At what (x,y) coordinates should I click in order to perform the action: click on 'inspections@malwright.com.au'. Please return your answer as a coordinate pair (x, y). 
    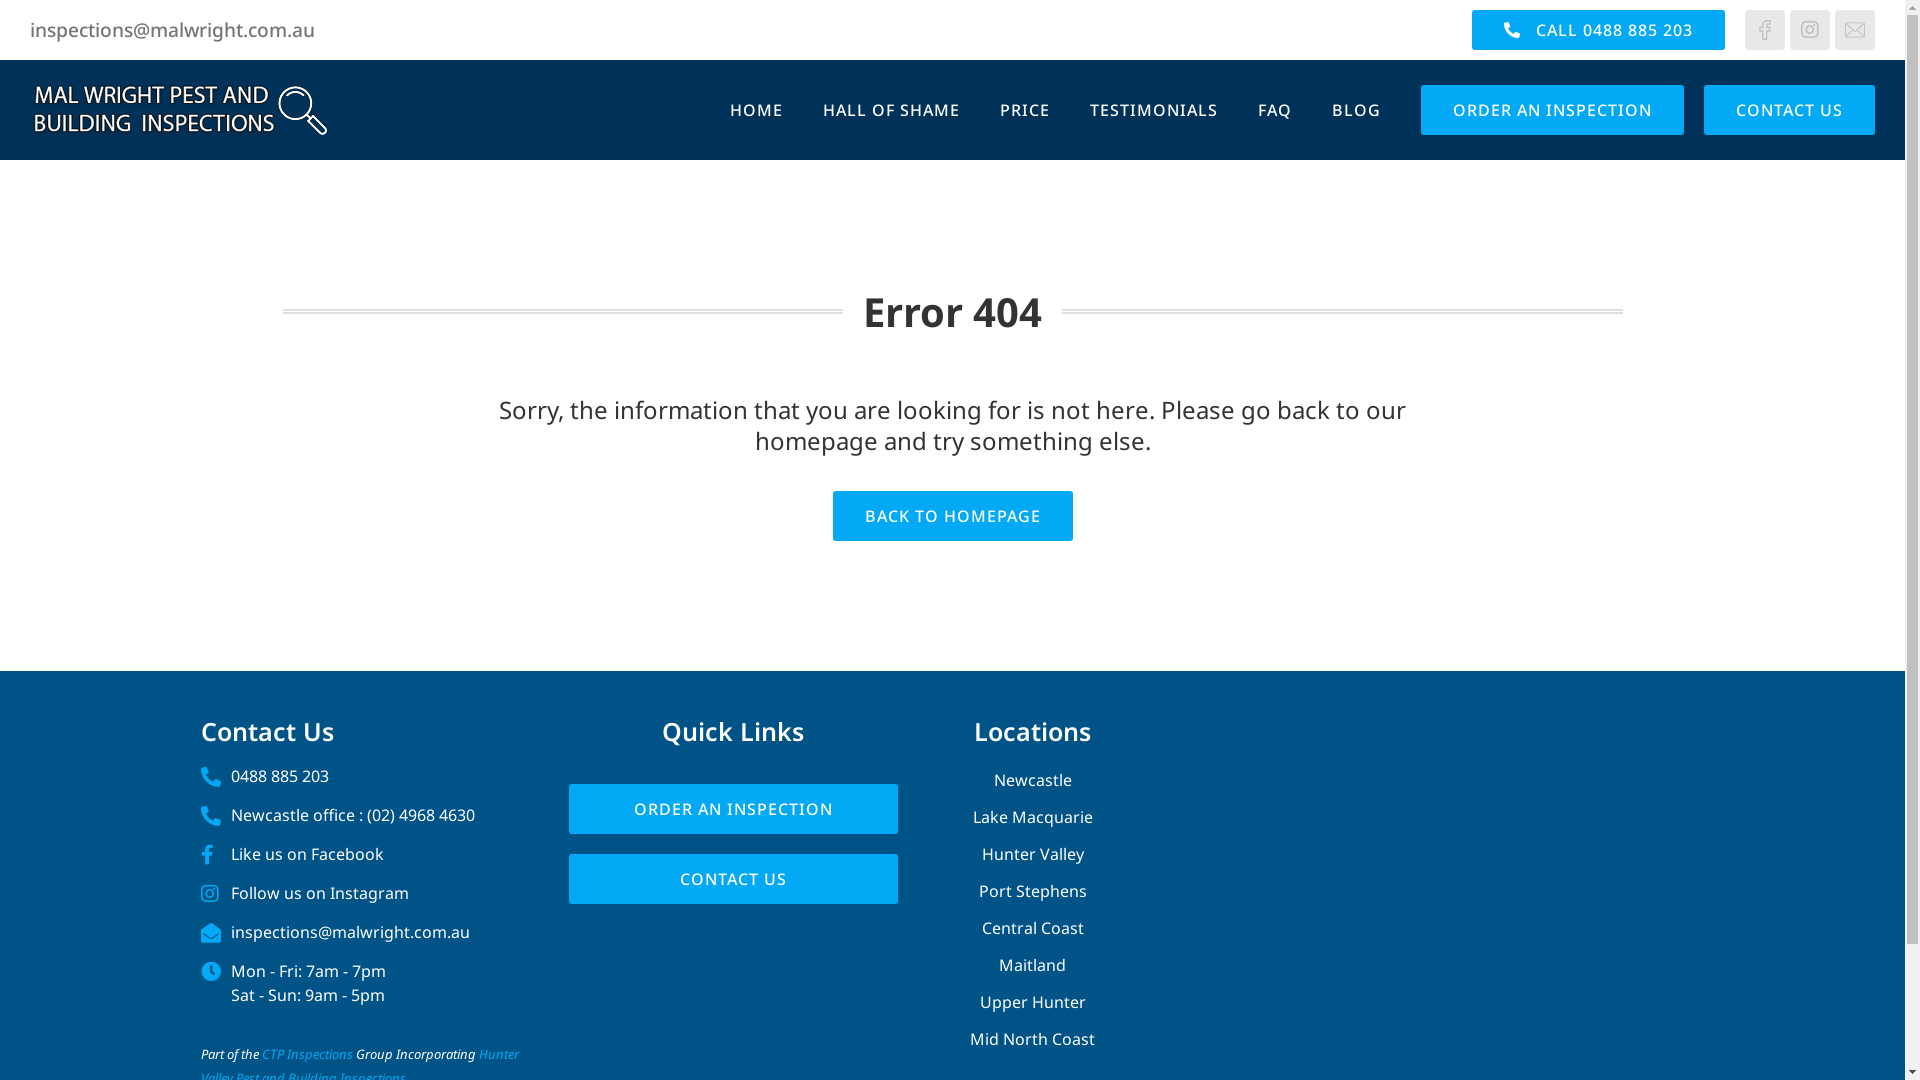
    Looking at the image, I should click on (172, 30).